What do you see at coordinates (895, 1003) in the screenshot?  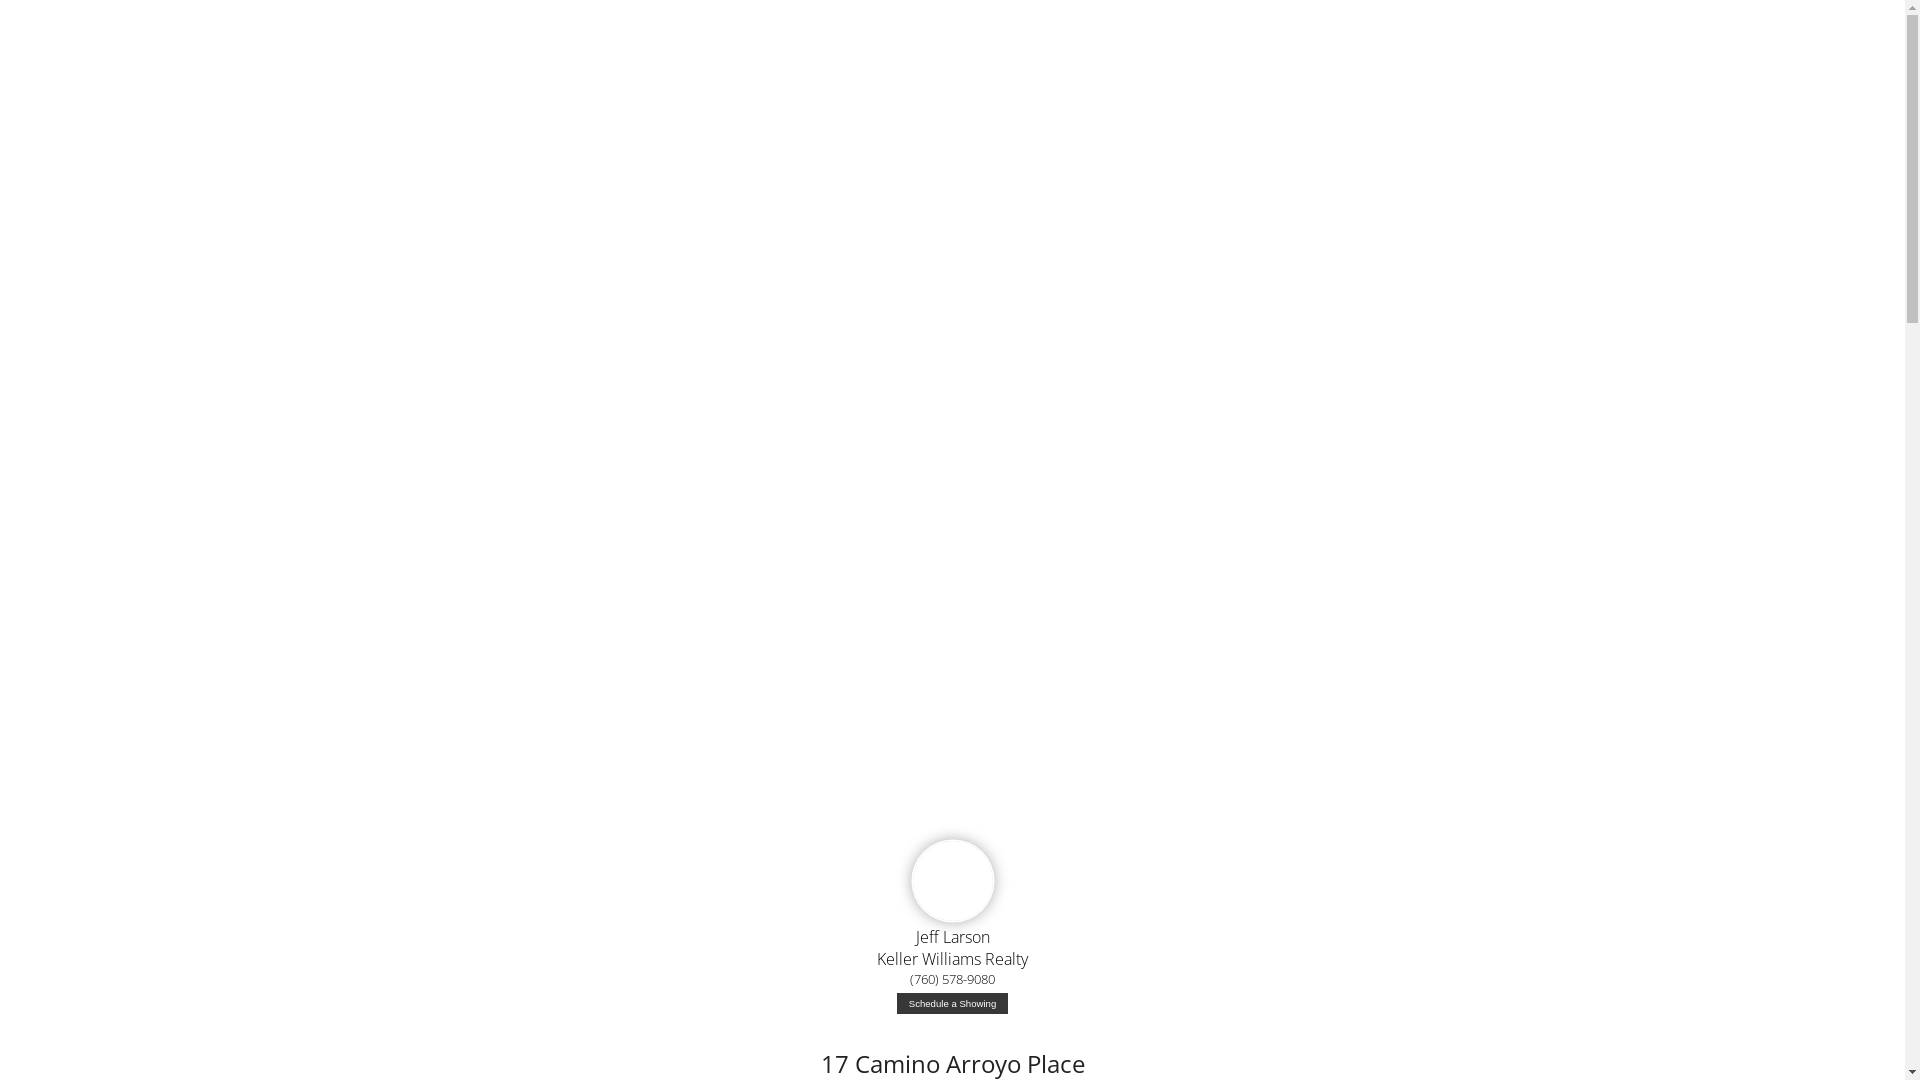 I see `'Schedule a Showing'` at bounding box center [895, 1003].